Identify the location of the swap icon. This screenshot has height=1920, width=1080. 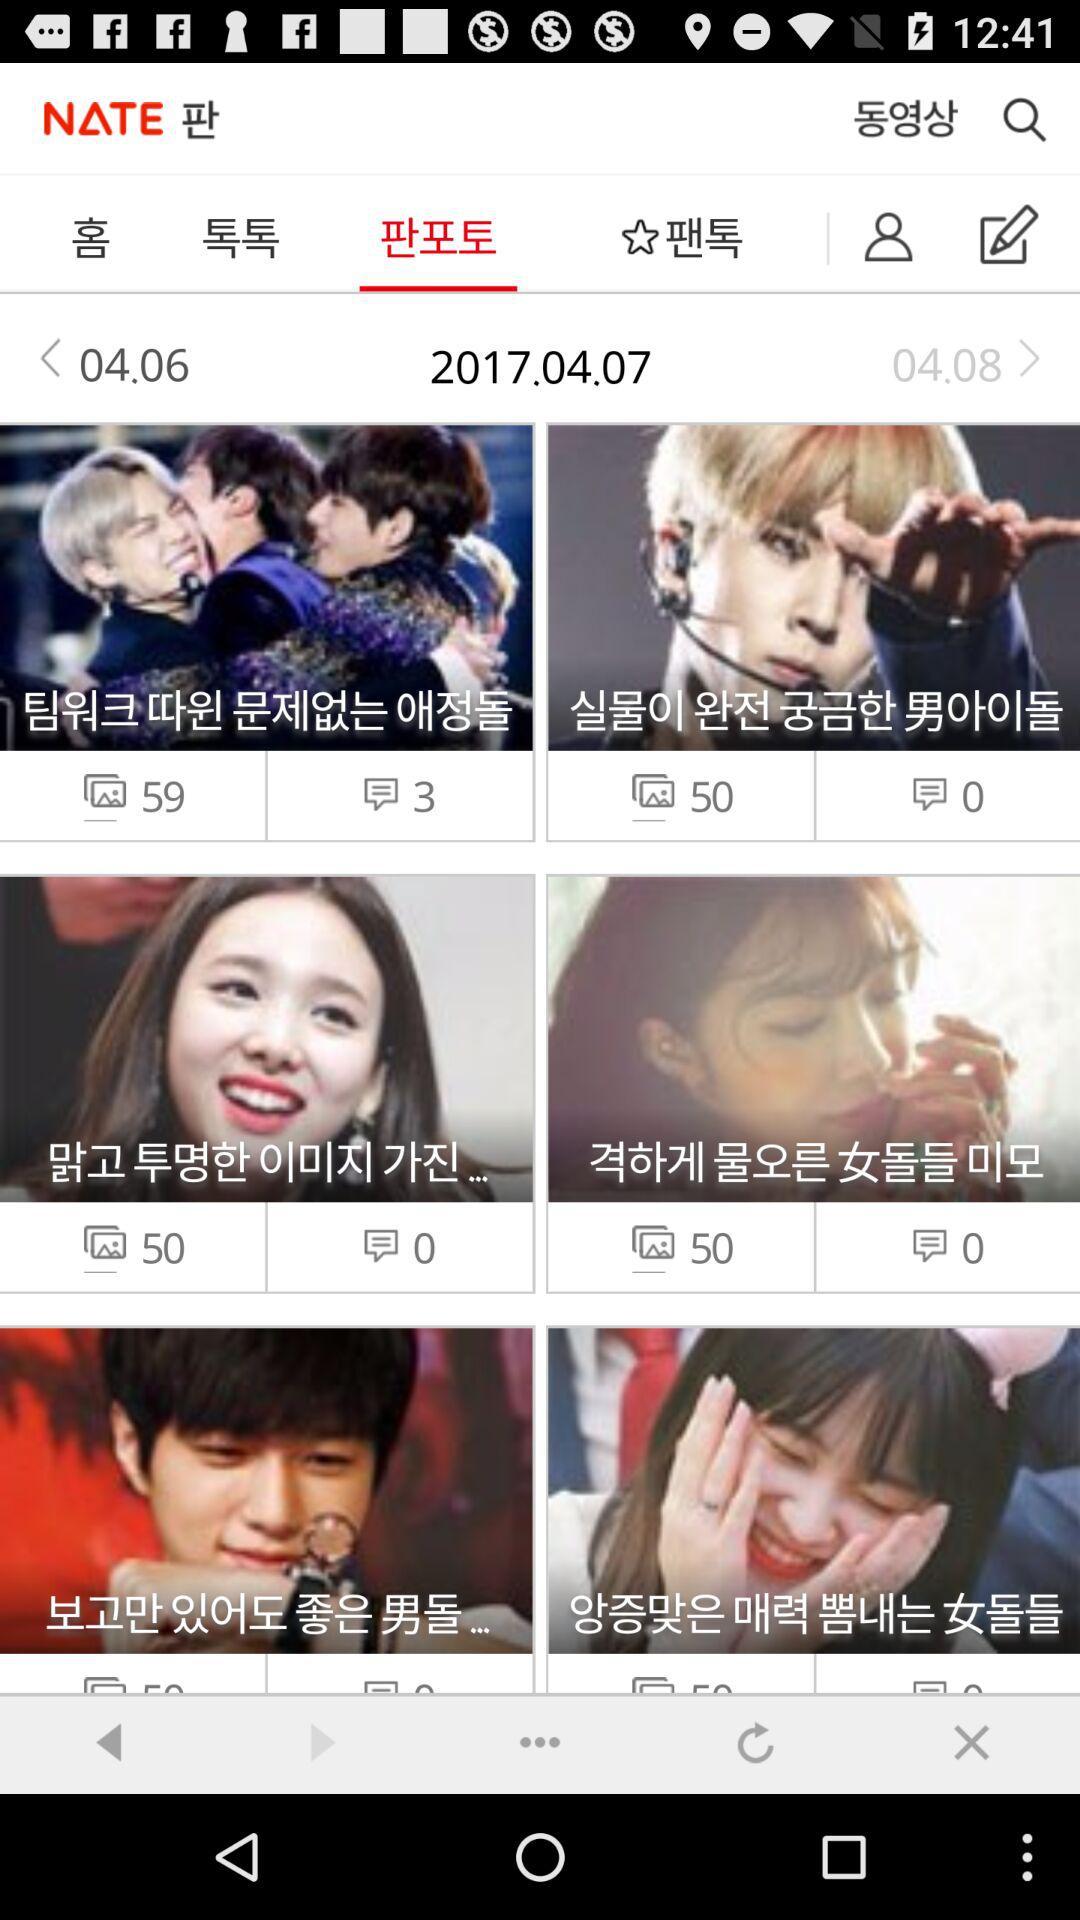
(756, 1863).